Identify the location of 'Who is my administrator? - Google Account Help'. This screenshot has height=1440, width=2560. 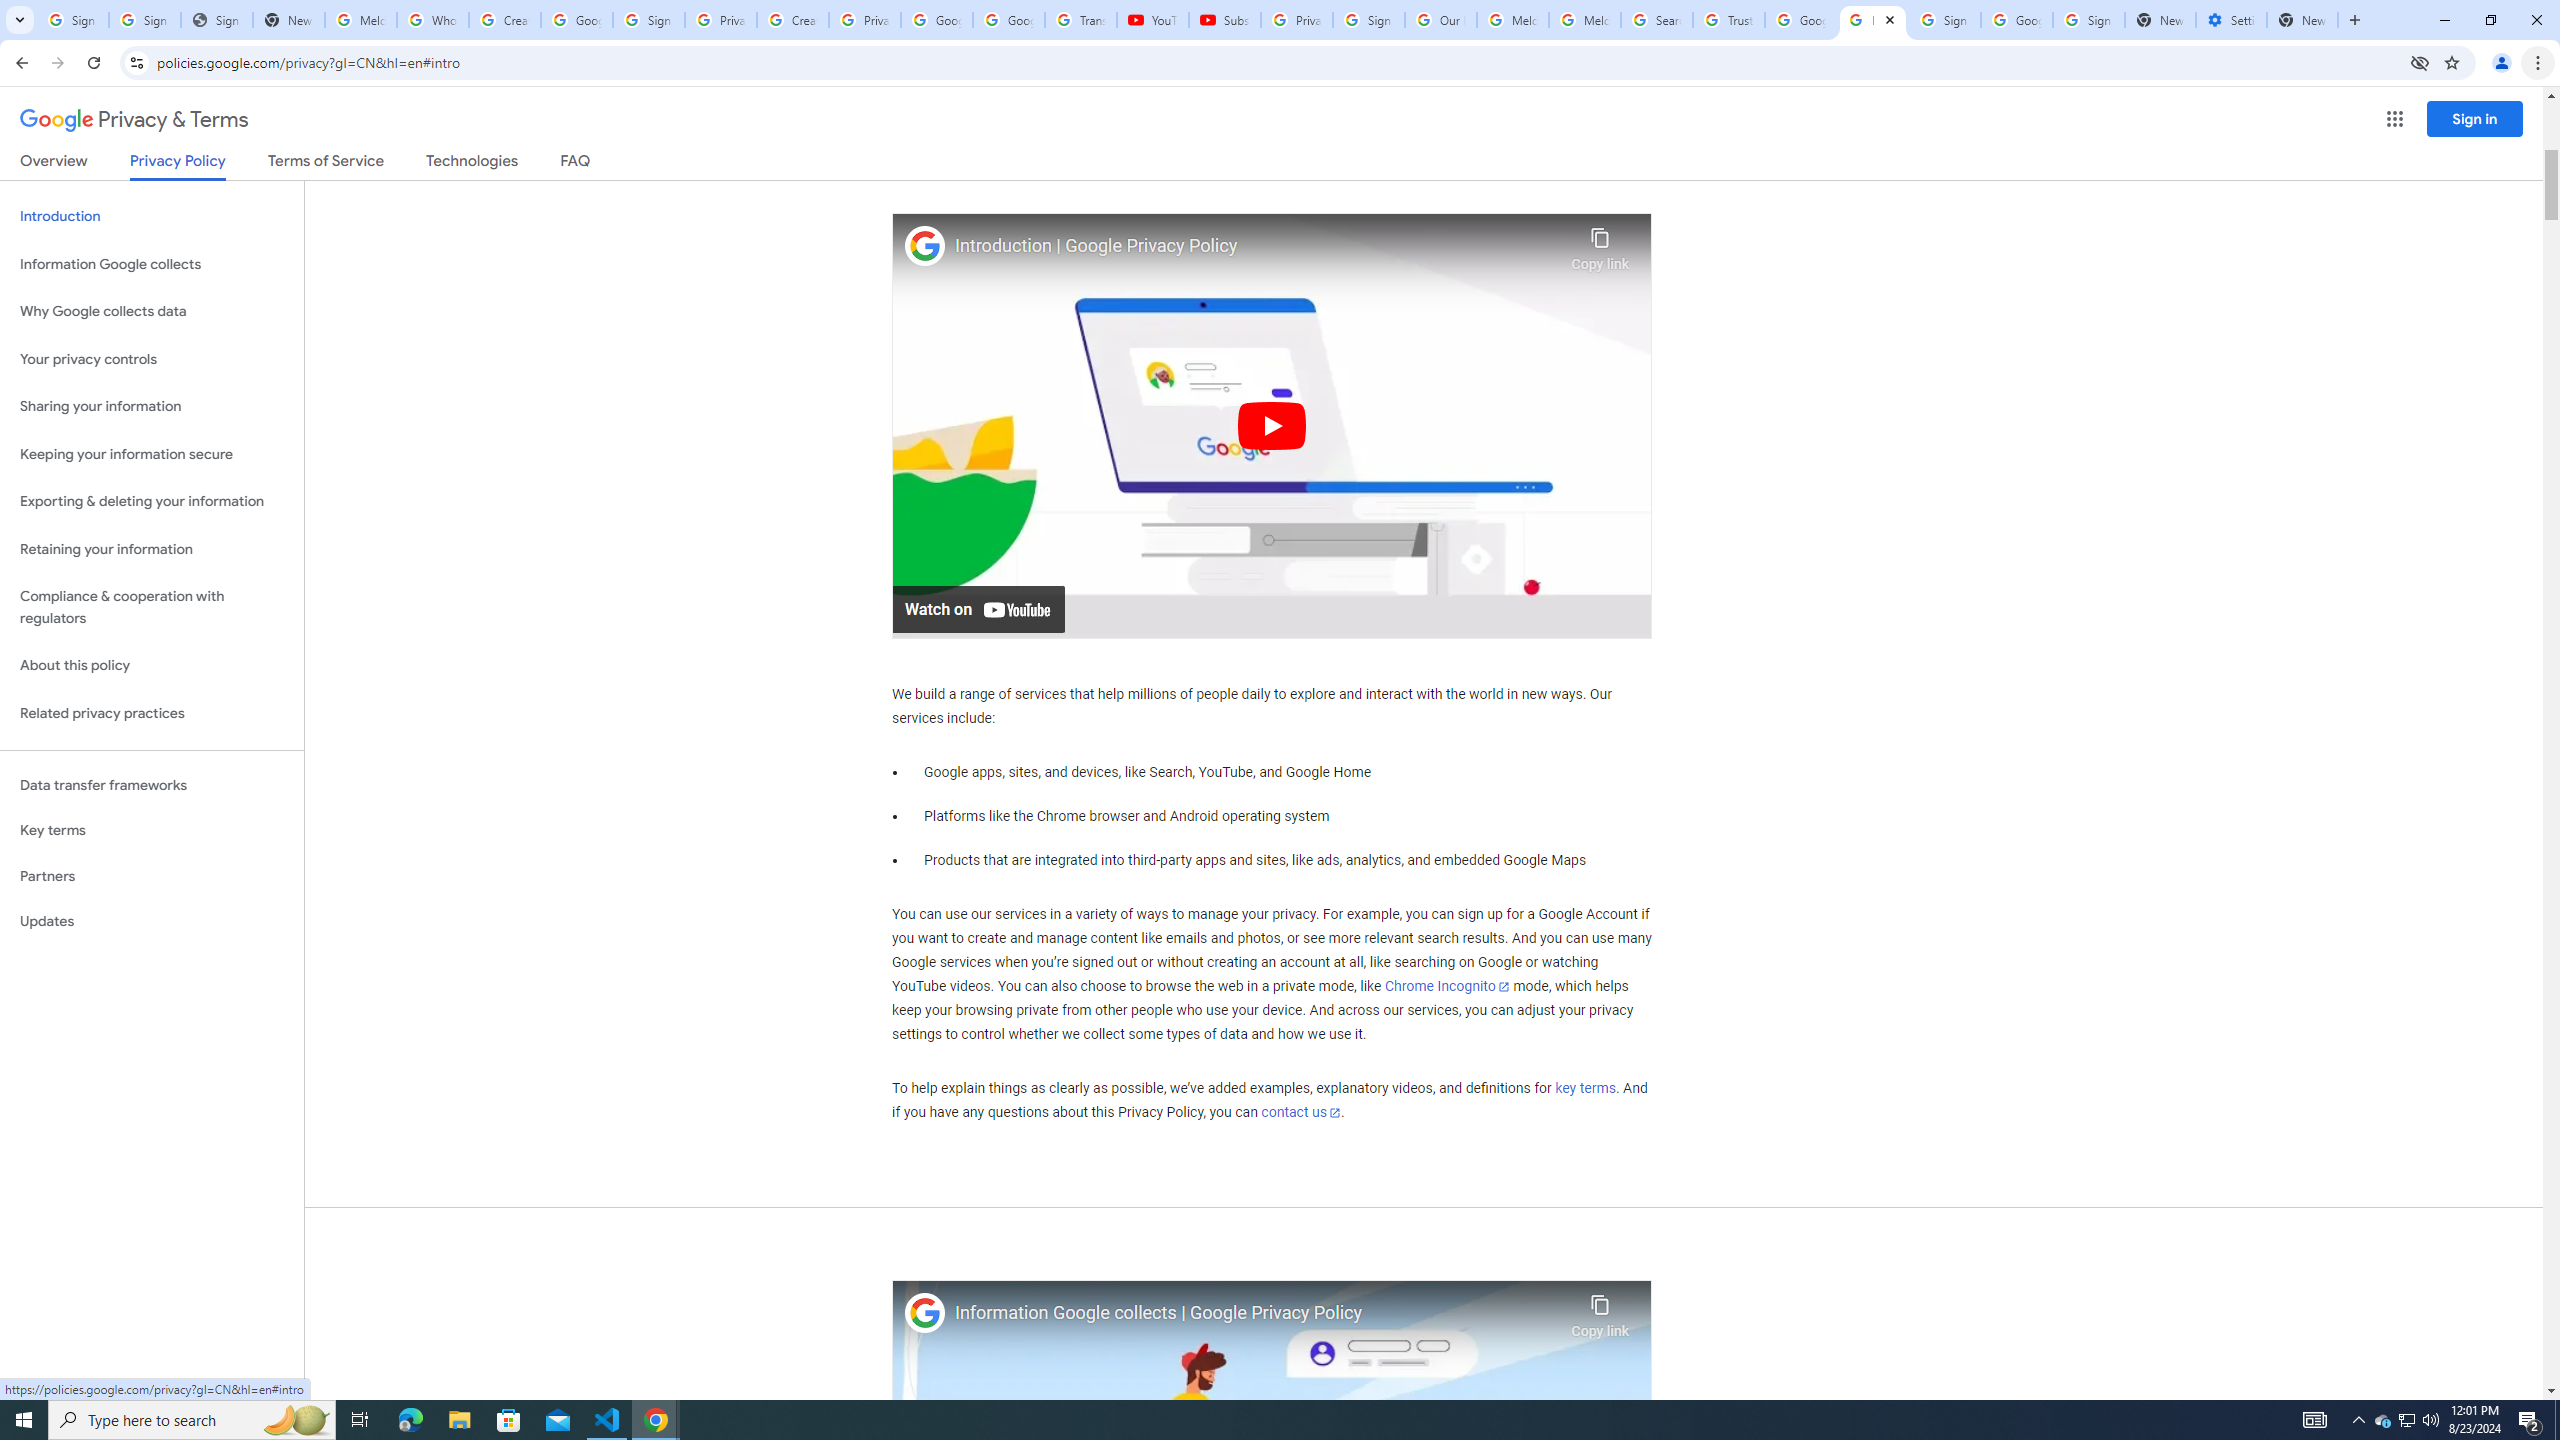
(432, 19).